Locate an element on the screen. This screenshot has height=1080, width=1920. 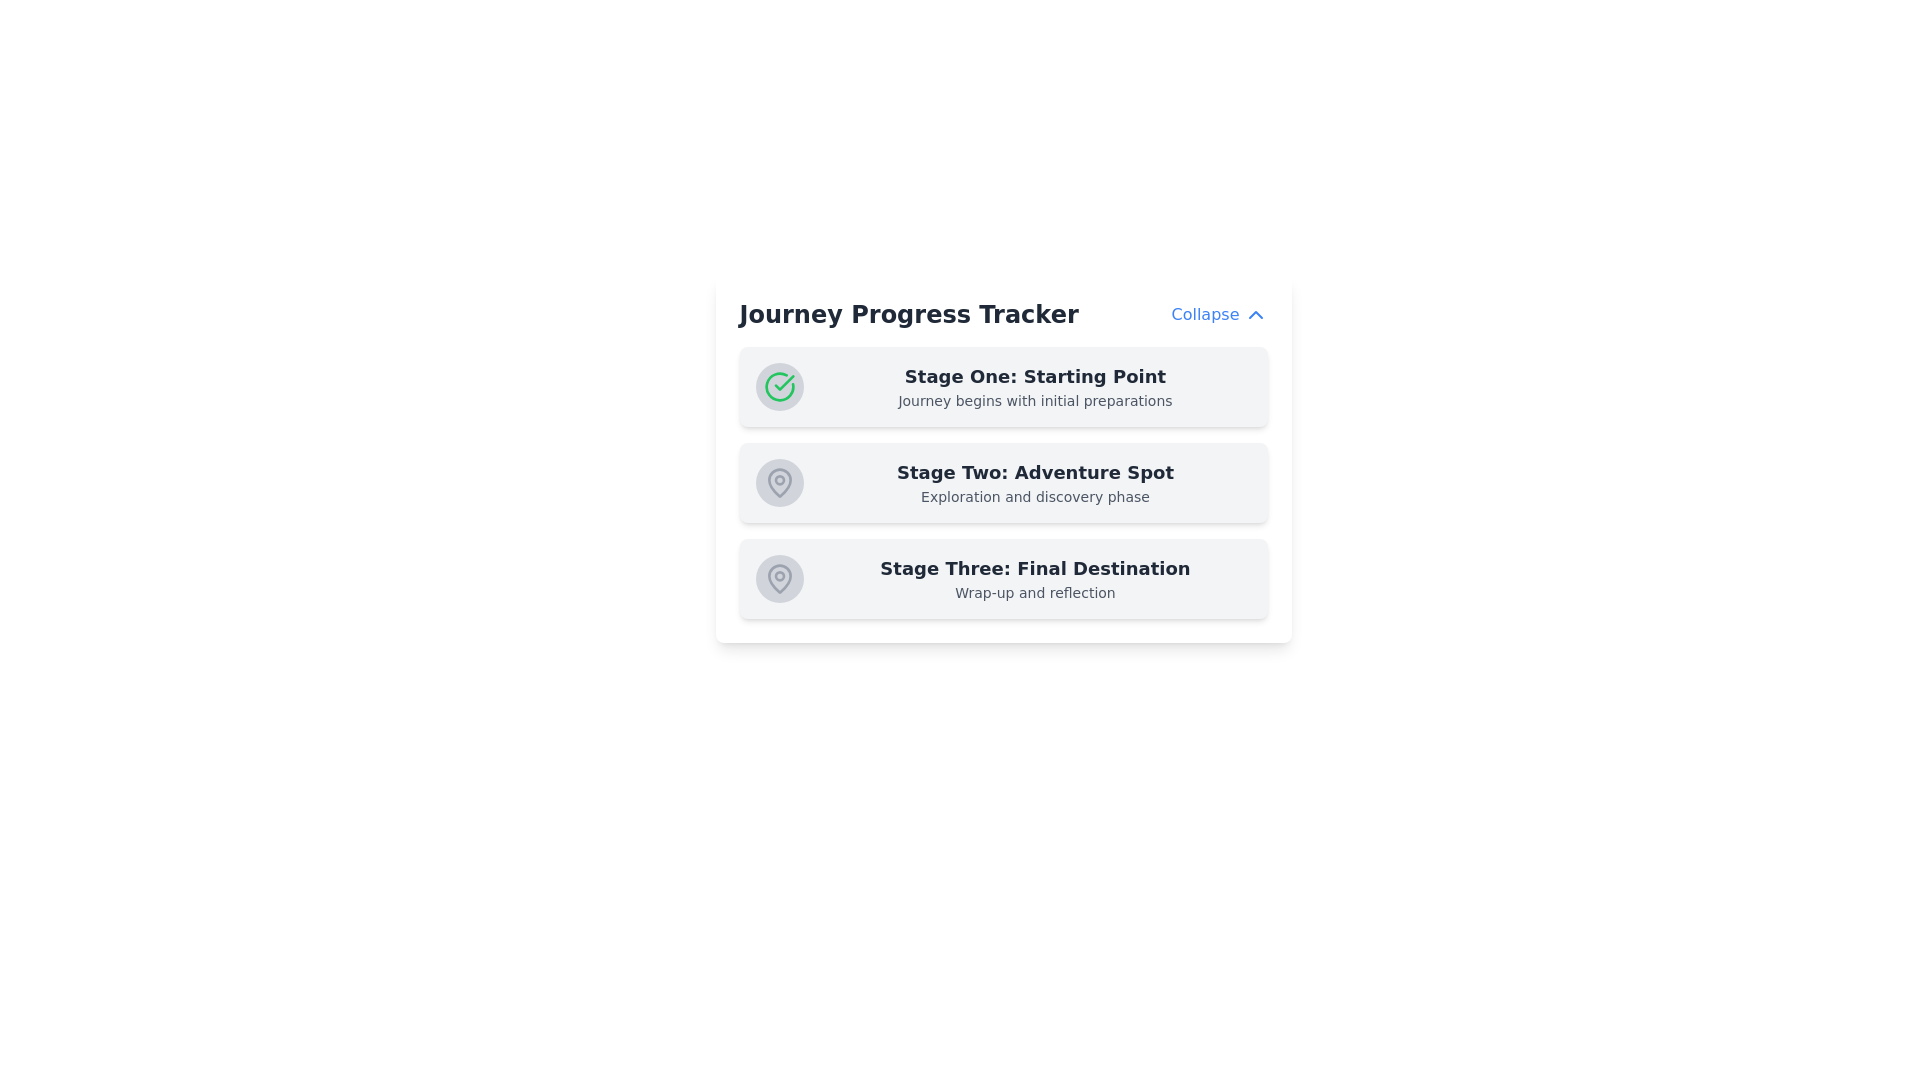
the decorative icon button associated with the 'Stage Three: Final Destination' section of the progress tracker, located at the leftmost side of the row labeled 'Stage Three: Final Destination Wrap-up and reflection.' is located at coordinates (778, 578).